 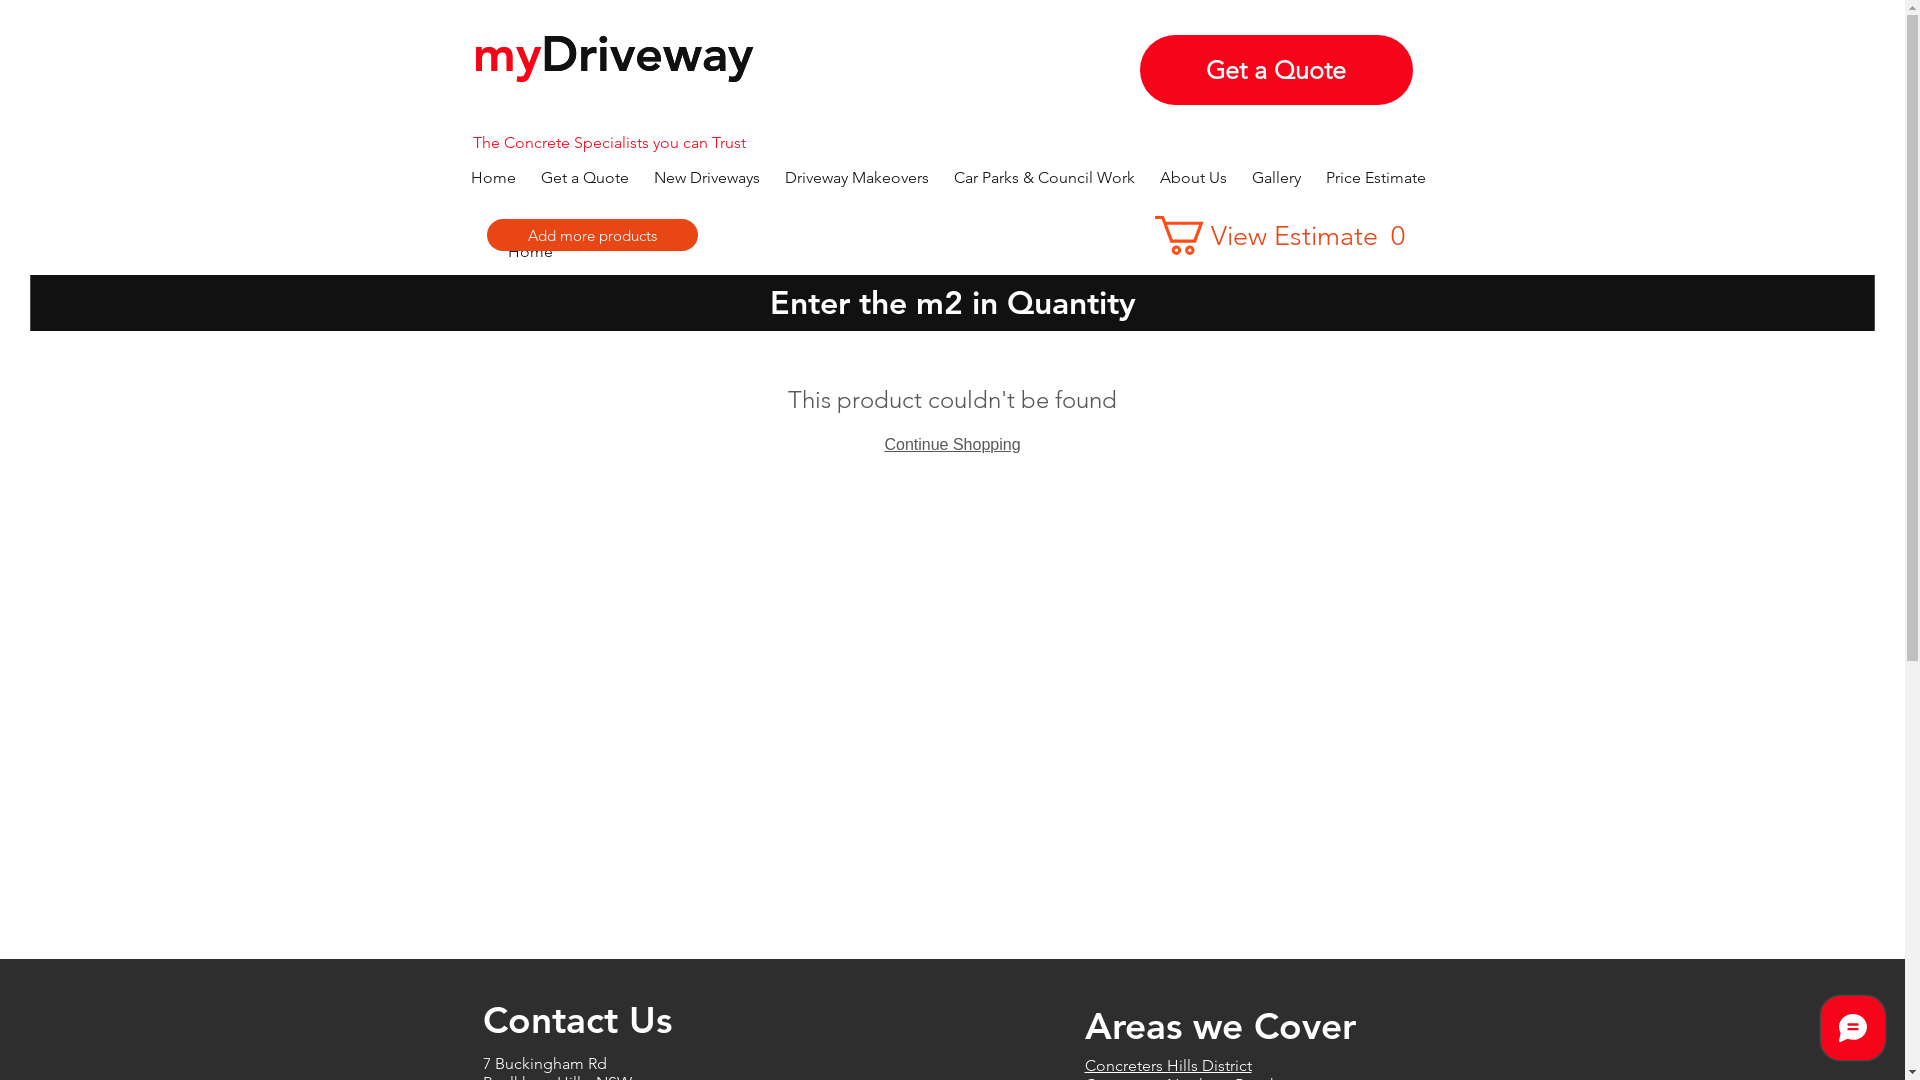 I want to click on 'Home', so click(x=494, y=176).